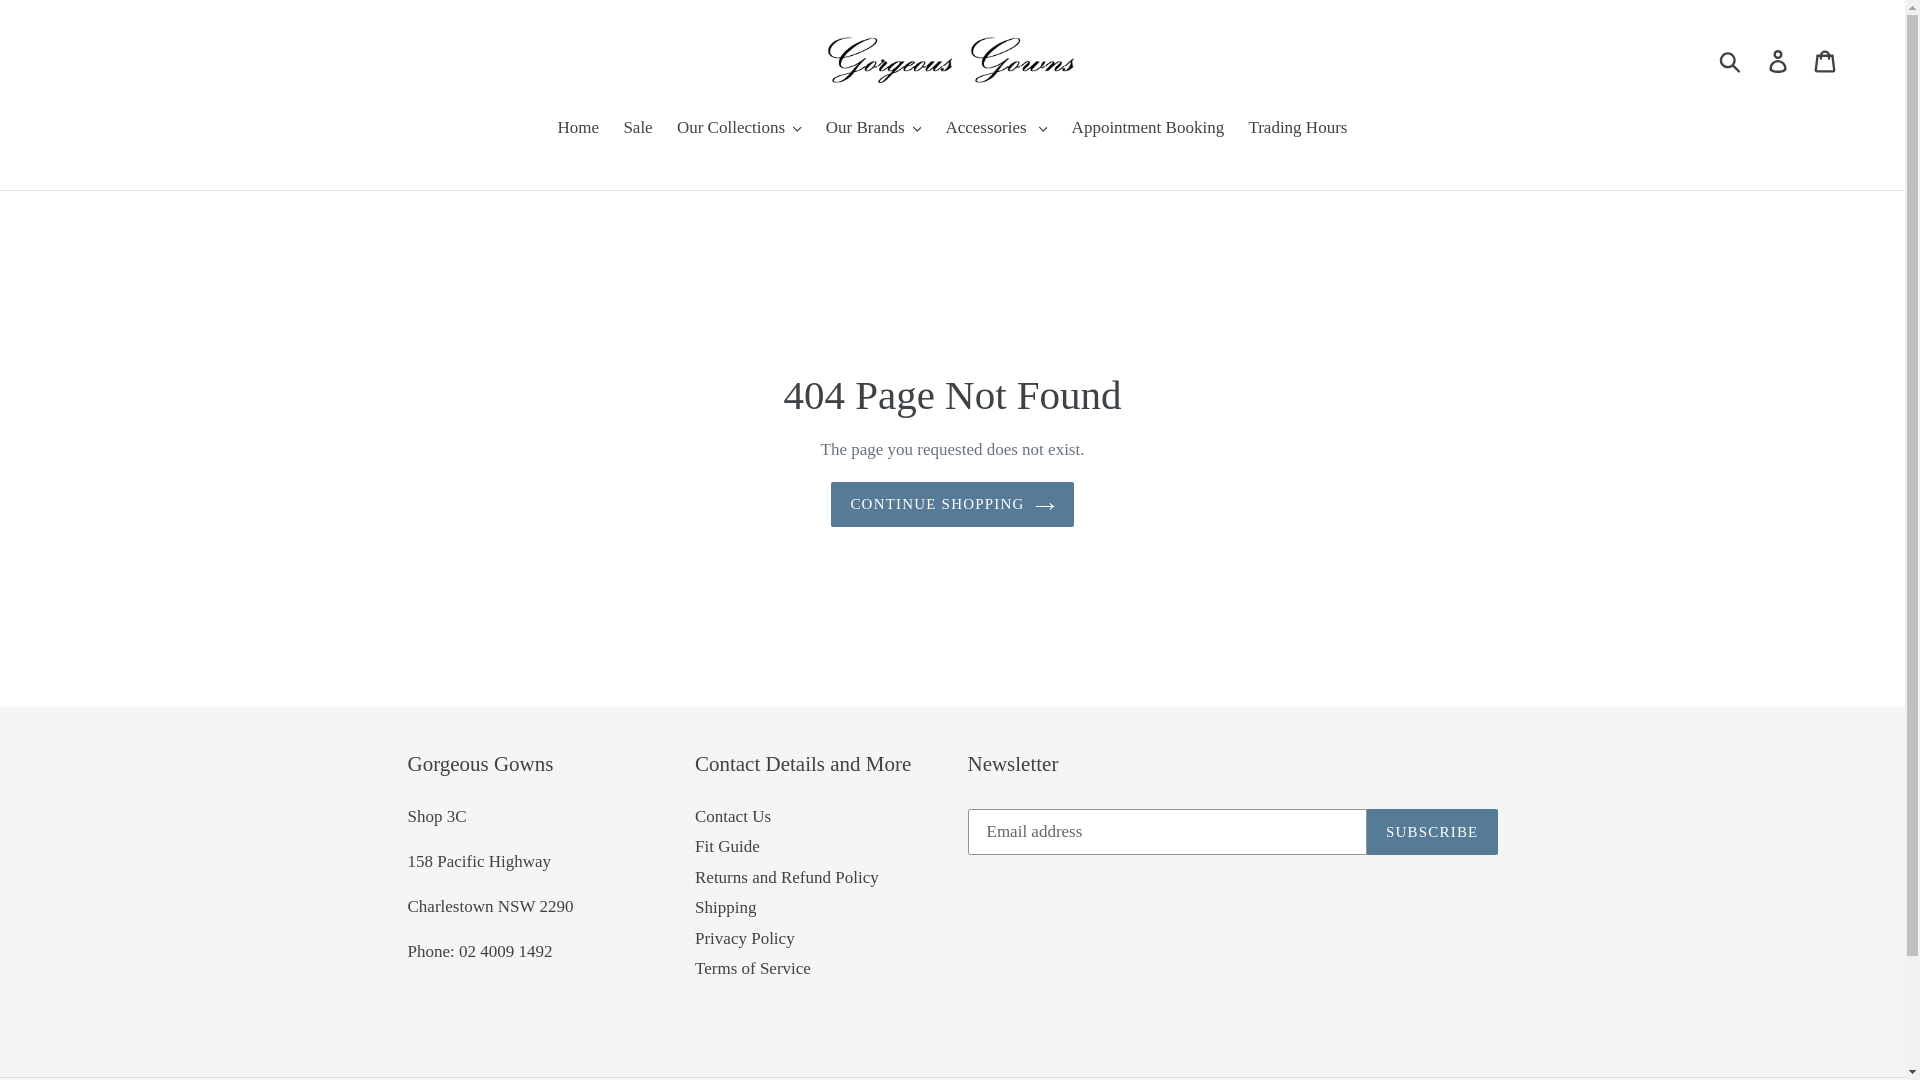 The width and height of the screenshot is (1920, 1080). What do you see at coordinates (1297, 129) in the screenshot?
I see `'Trading Hours'` at bounding box center [1297, 129].